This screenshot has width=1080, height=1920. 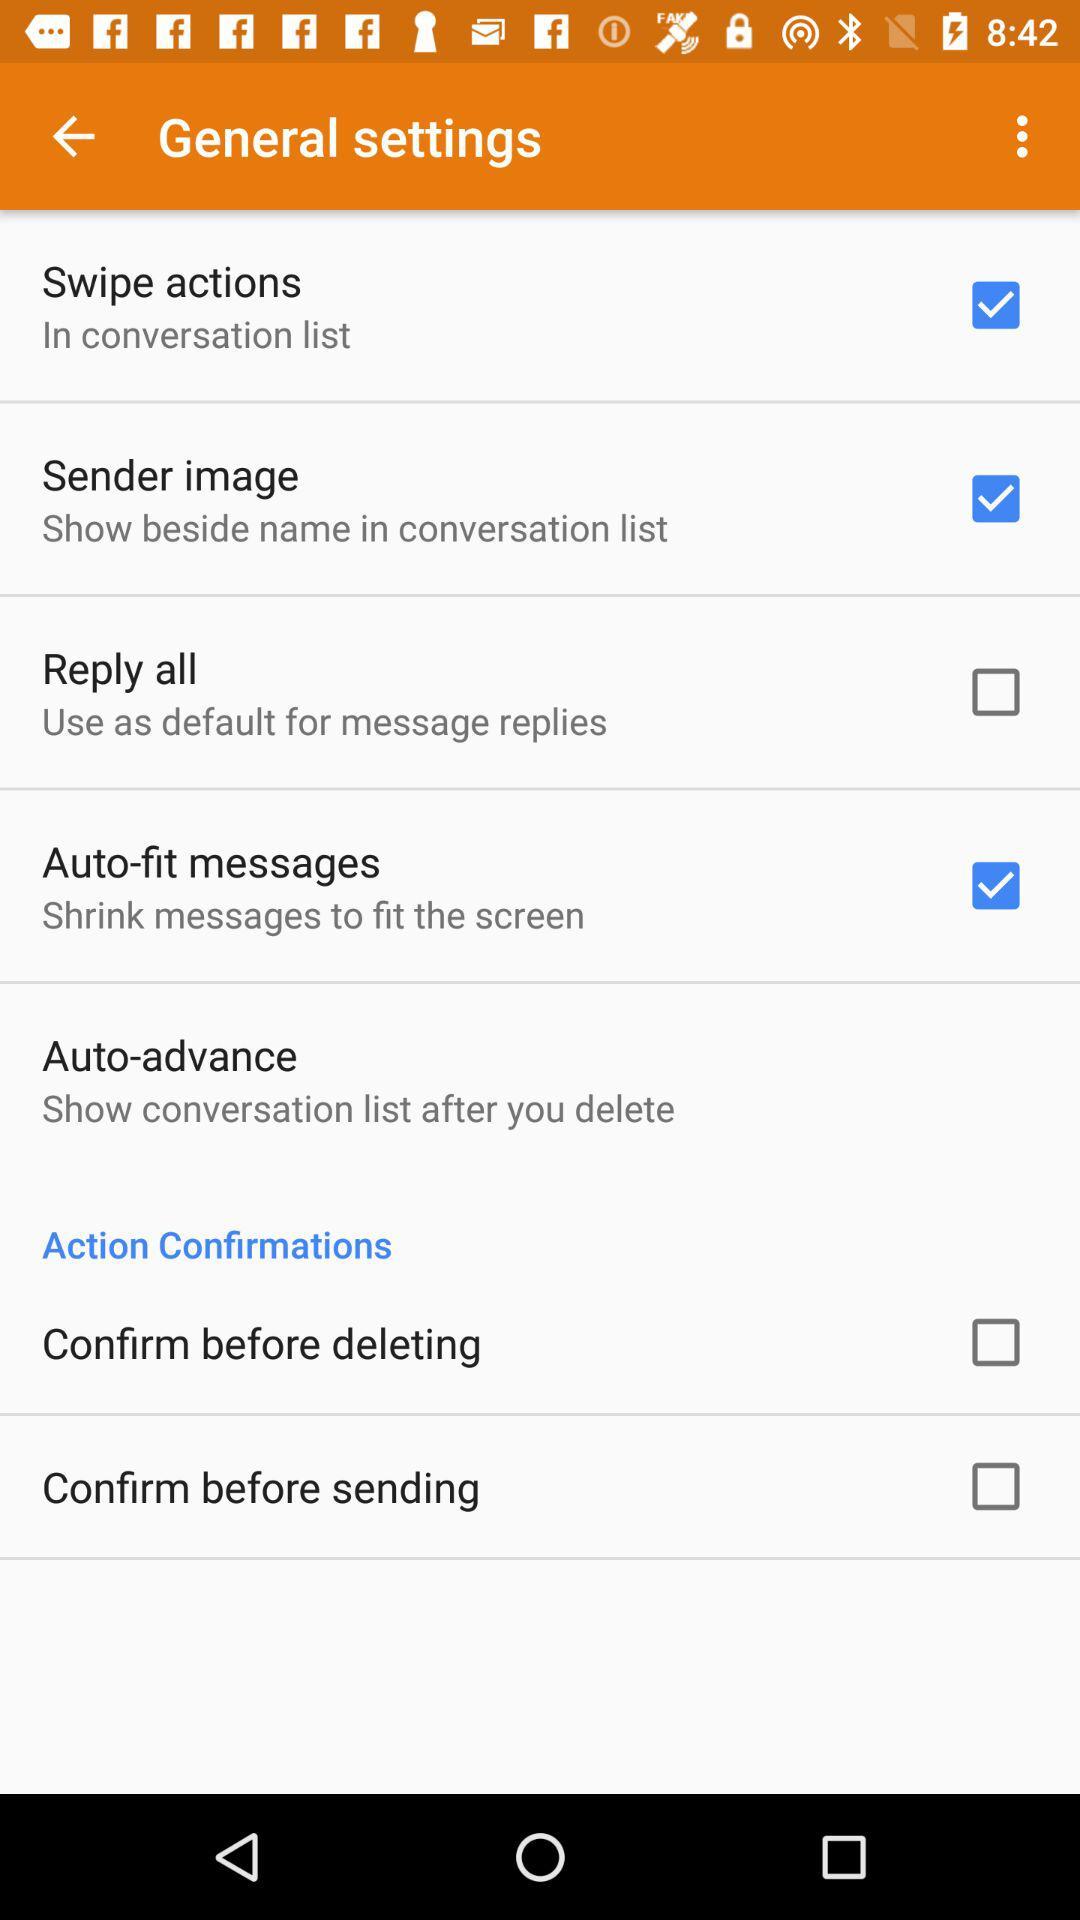 What do you see at coordinates (72, 135) in the screenshot?
I see `icon to the left of general settings` at bounding box center [72, 135].